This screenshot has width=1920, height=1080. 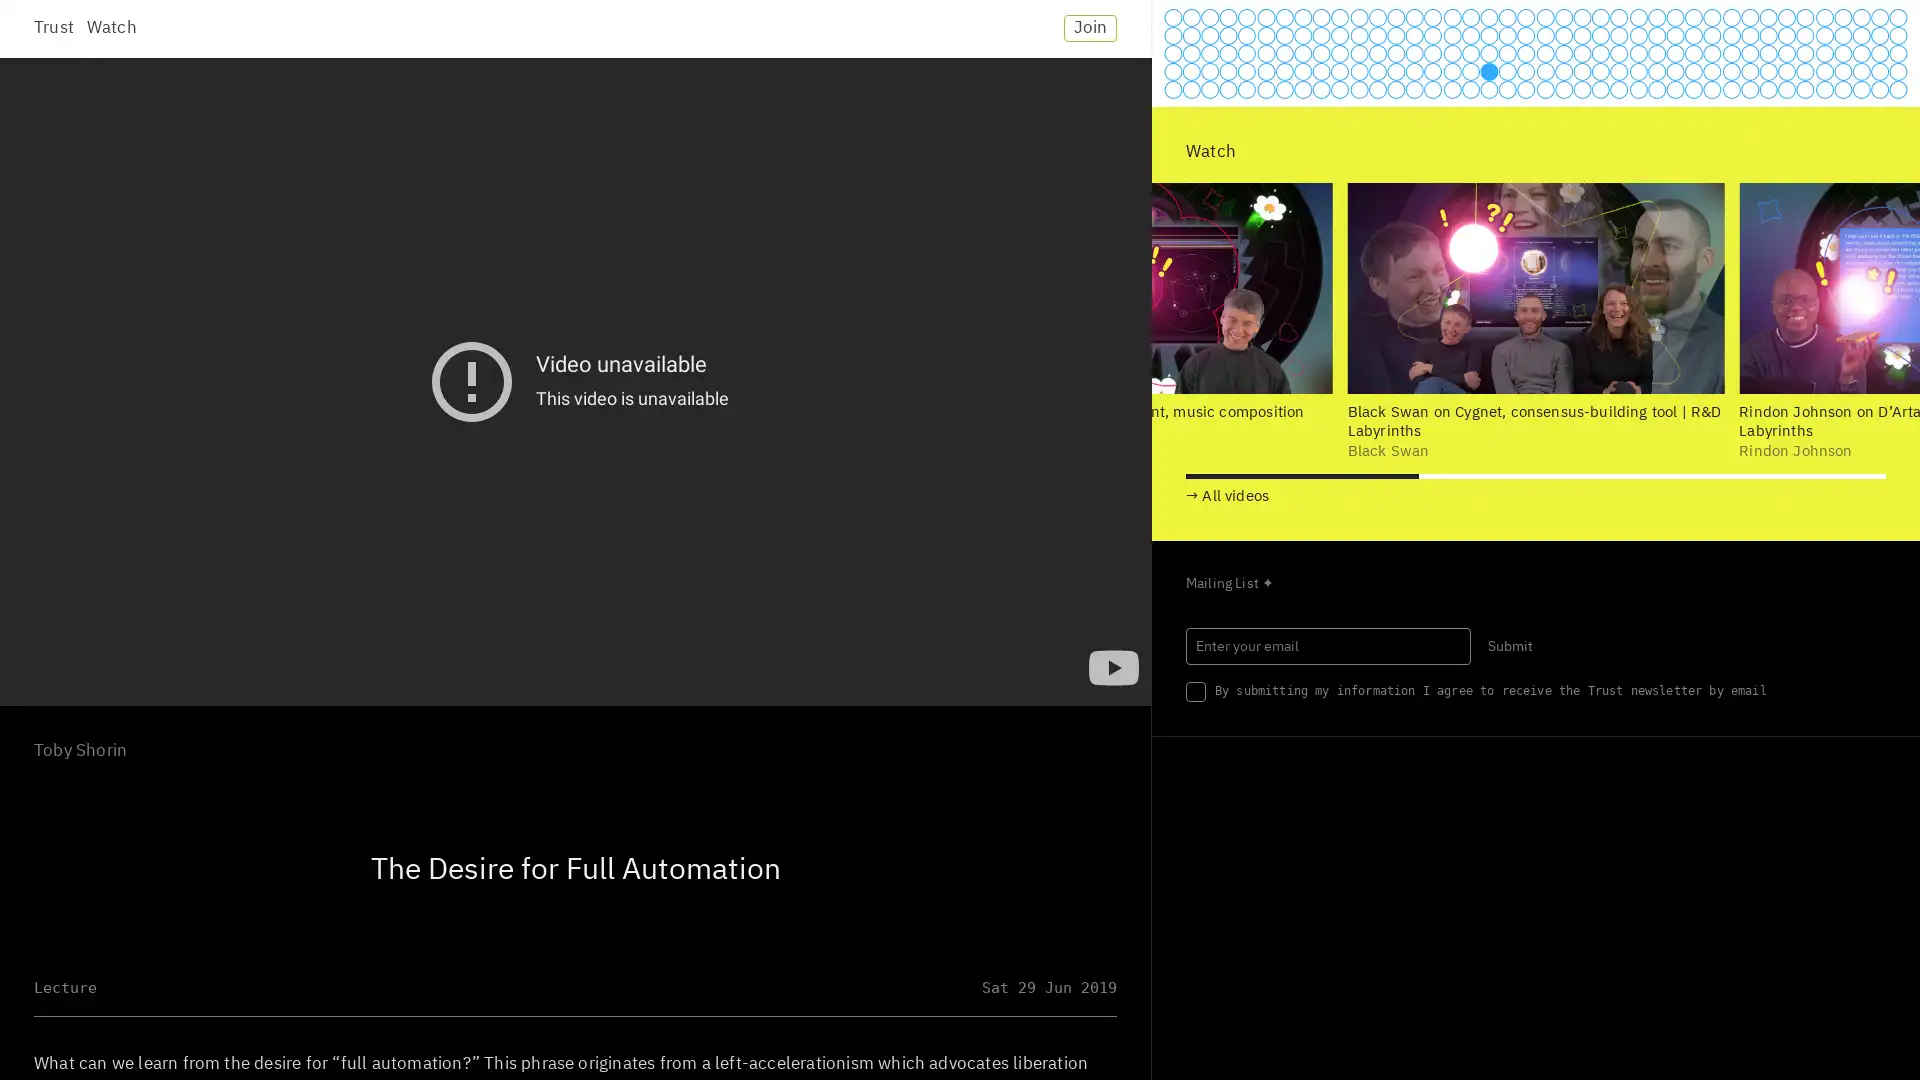 What do you see at coordinates (1768, 475) in the screenshot?
I see `Go to slide 3` at bounding box center [1768, 475].